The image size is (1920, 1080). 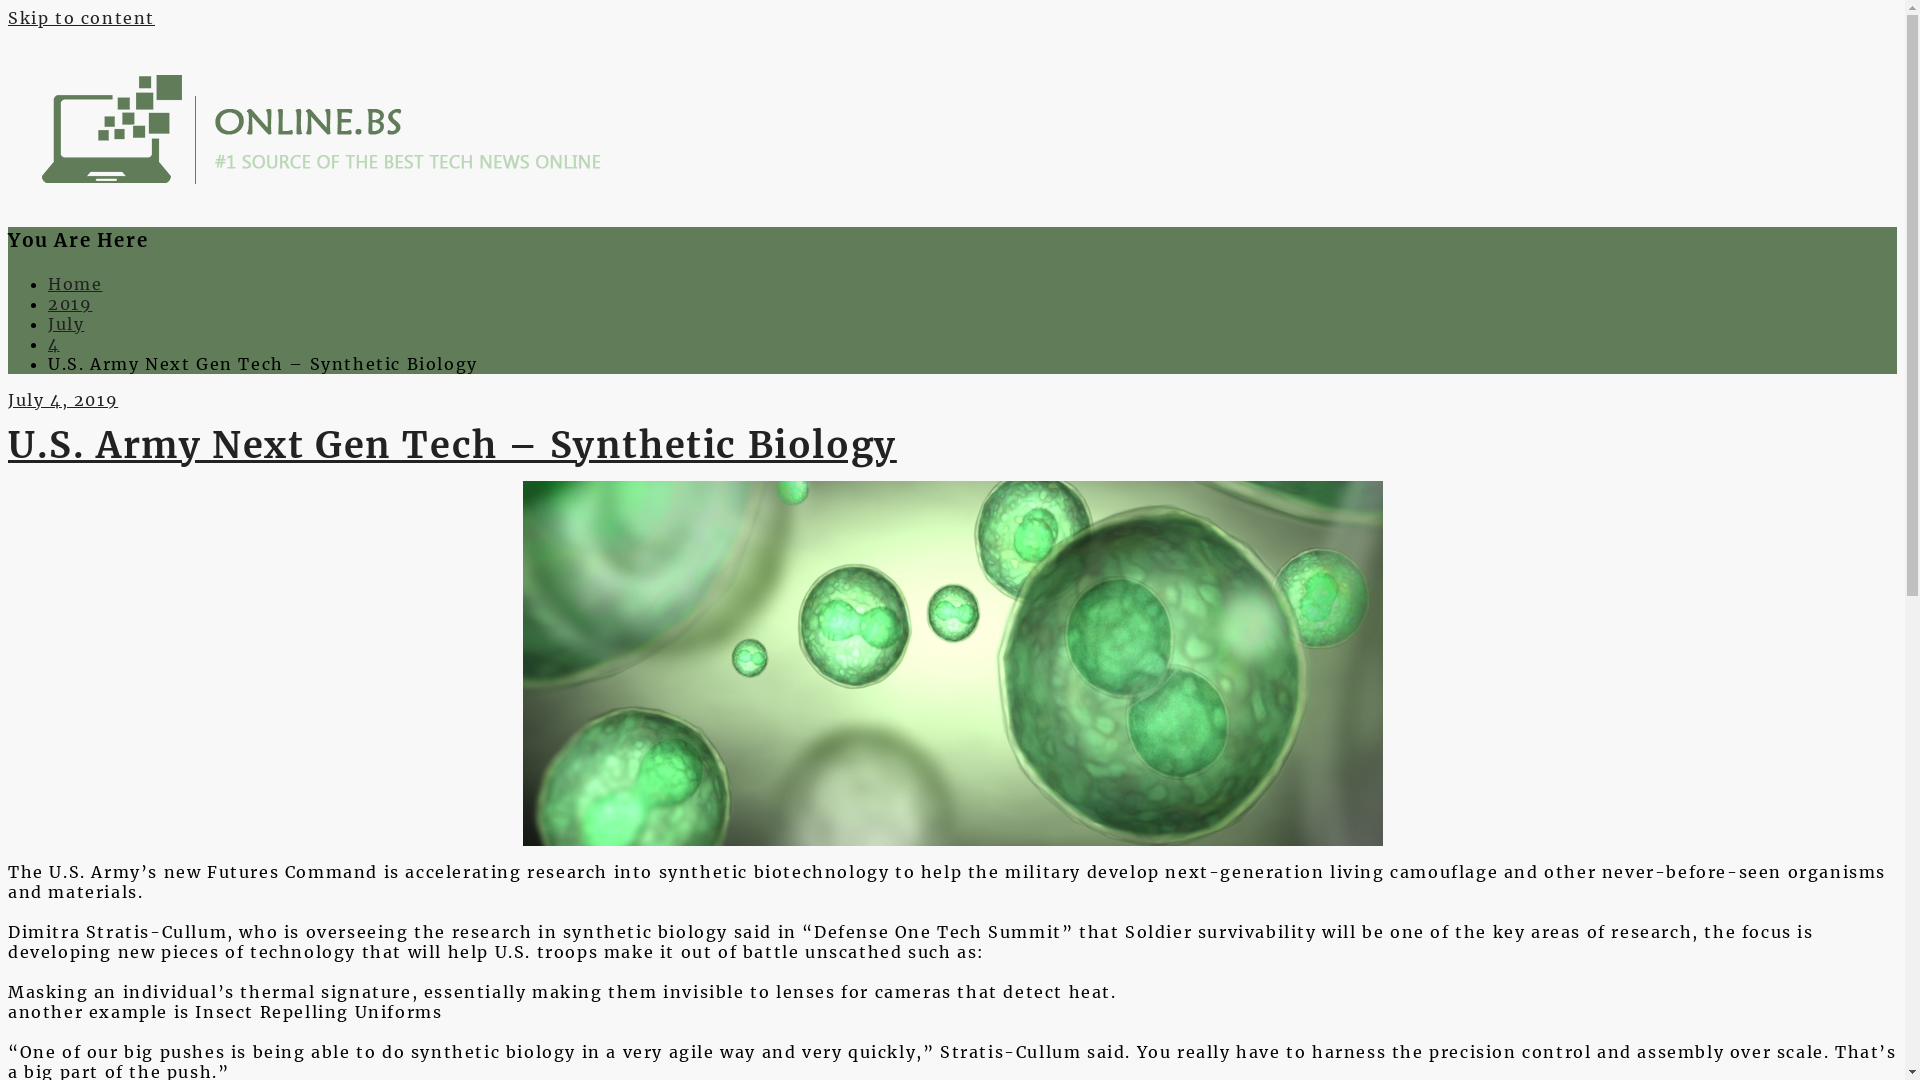 What do you see at coordinates (48, 342) in the screenshot?
I see `'4'` at bounding box center [48, 342].